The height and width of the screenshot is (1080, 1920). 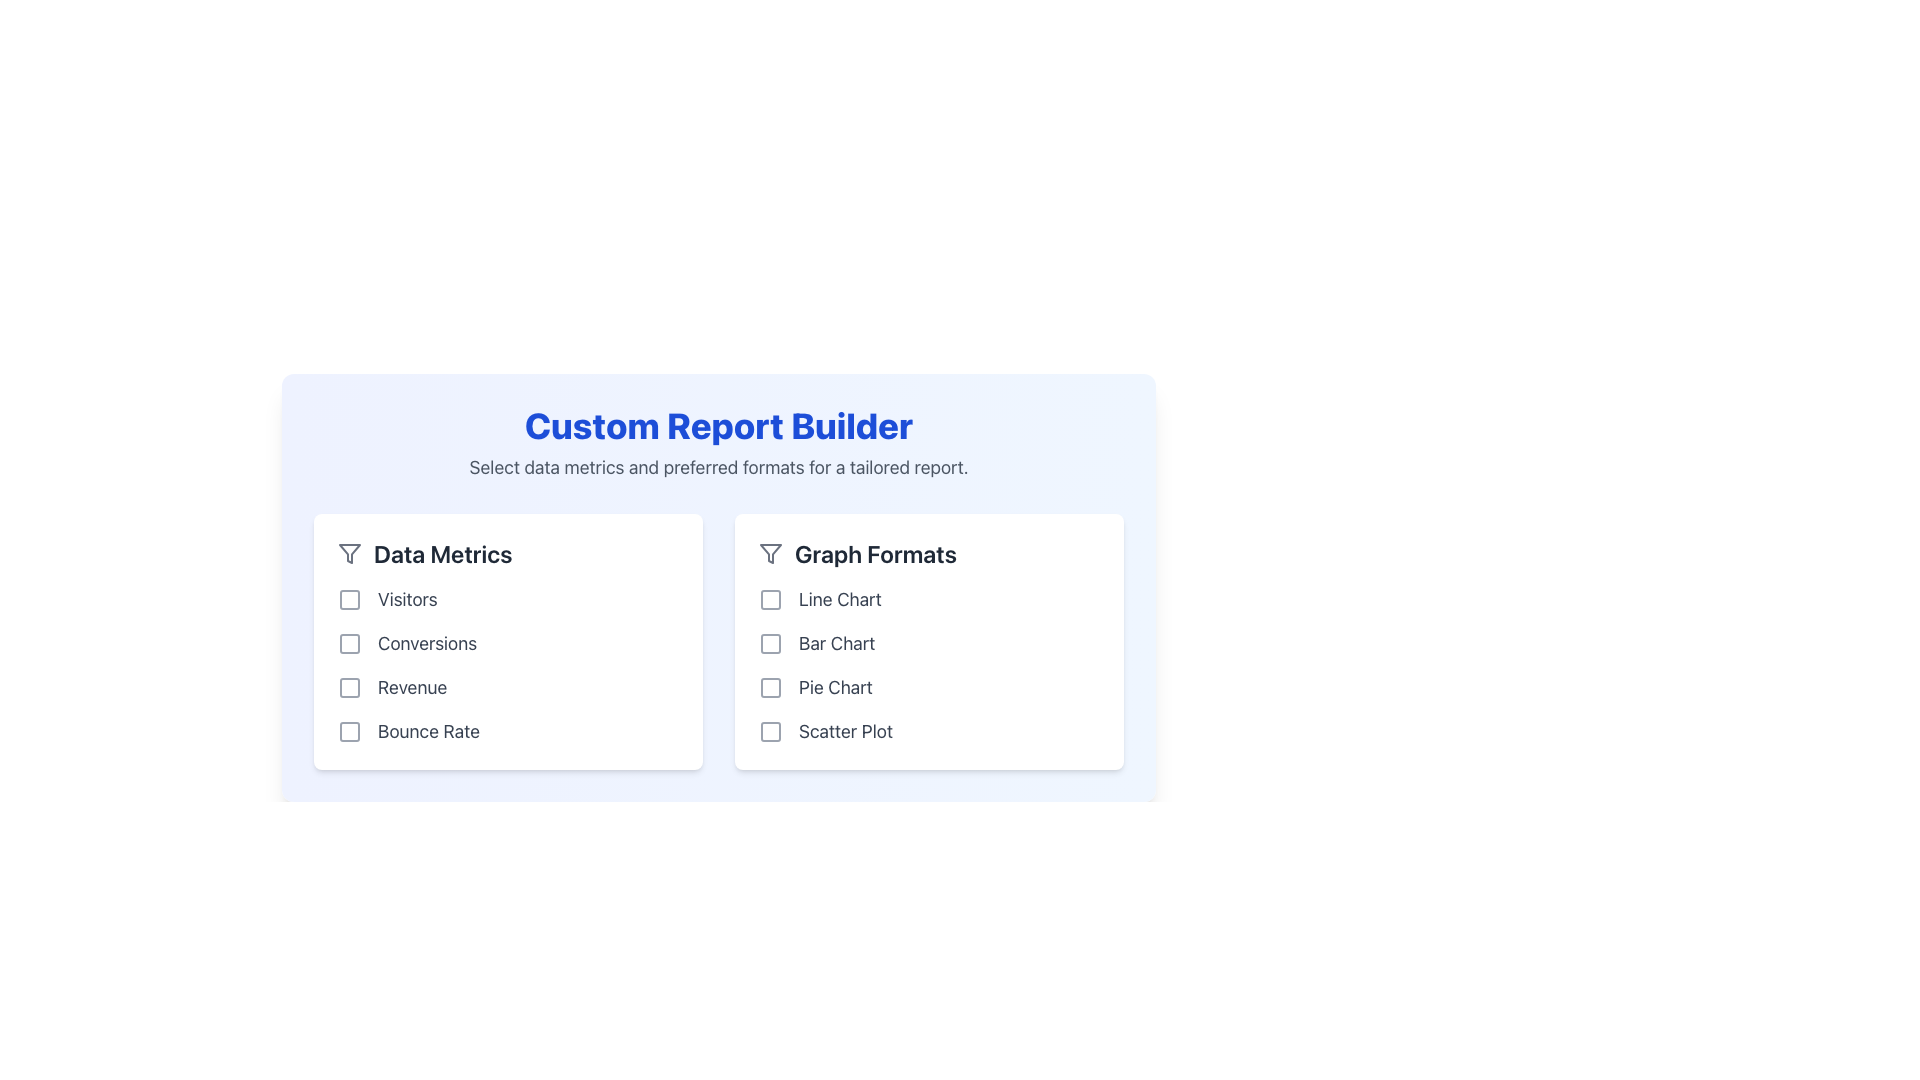 I want to click on the checkbox icon located next to the 'Bounce Rate' label, so click(x=350, y=732).